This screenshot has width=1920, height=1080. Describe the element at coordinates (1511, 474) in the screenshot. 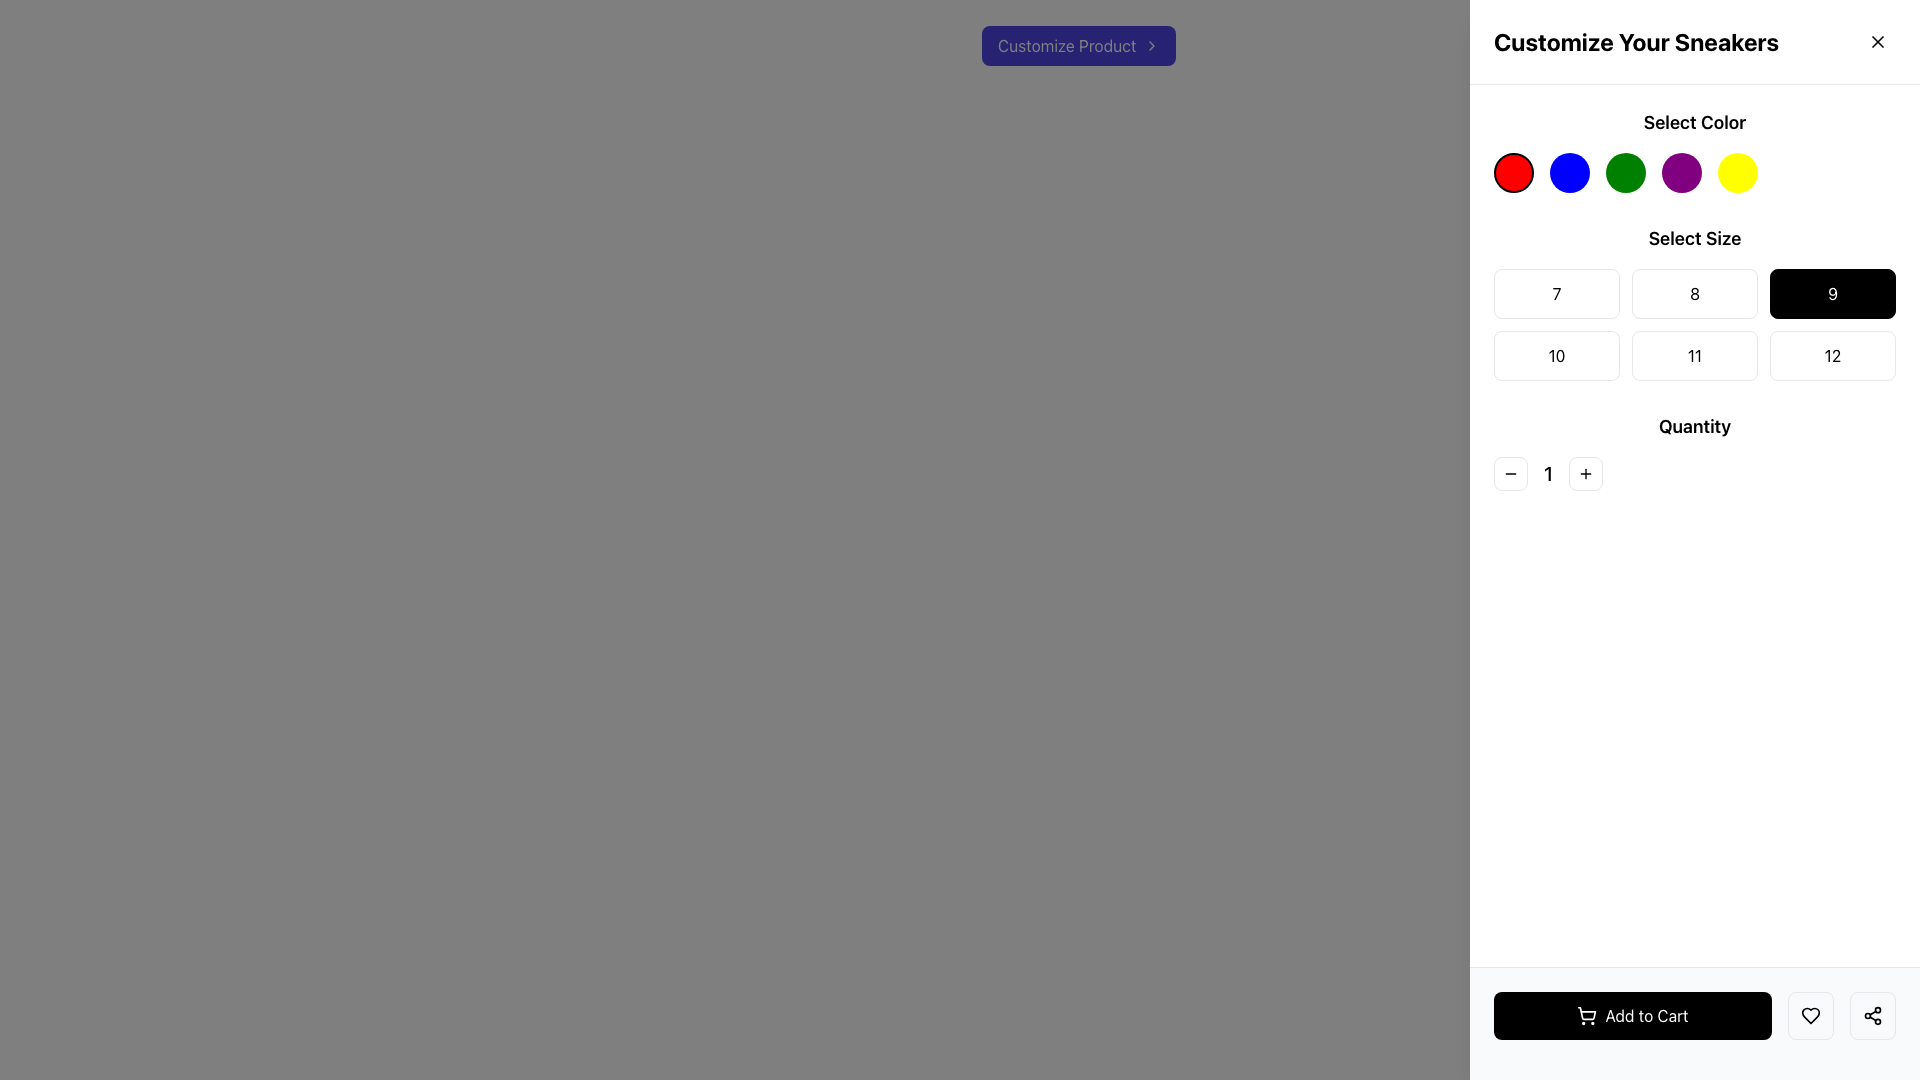

I see `the Decrement Button, which is a small icon resembling a horizontal line with rounded edges, located in the lower central part of the right panel adjacent to a numeric input field` at that location.